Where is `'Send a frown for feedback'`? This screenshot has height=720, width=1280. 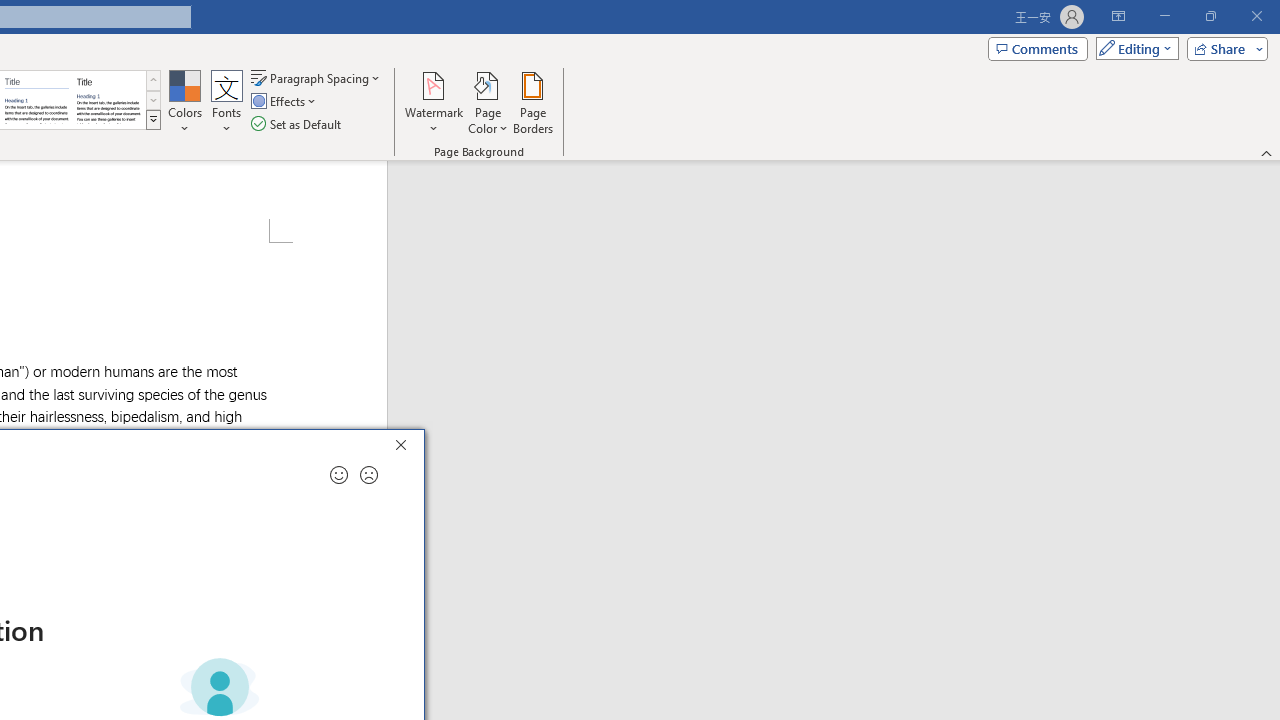
'Send a frown for feedback' is located at coordinates (369, 475).